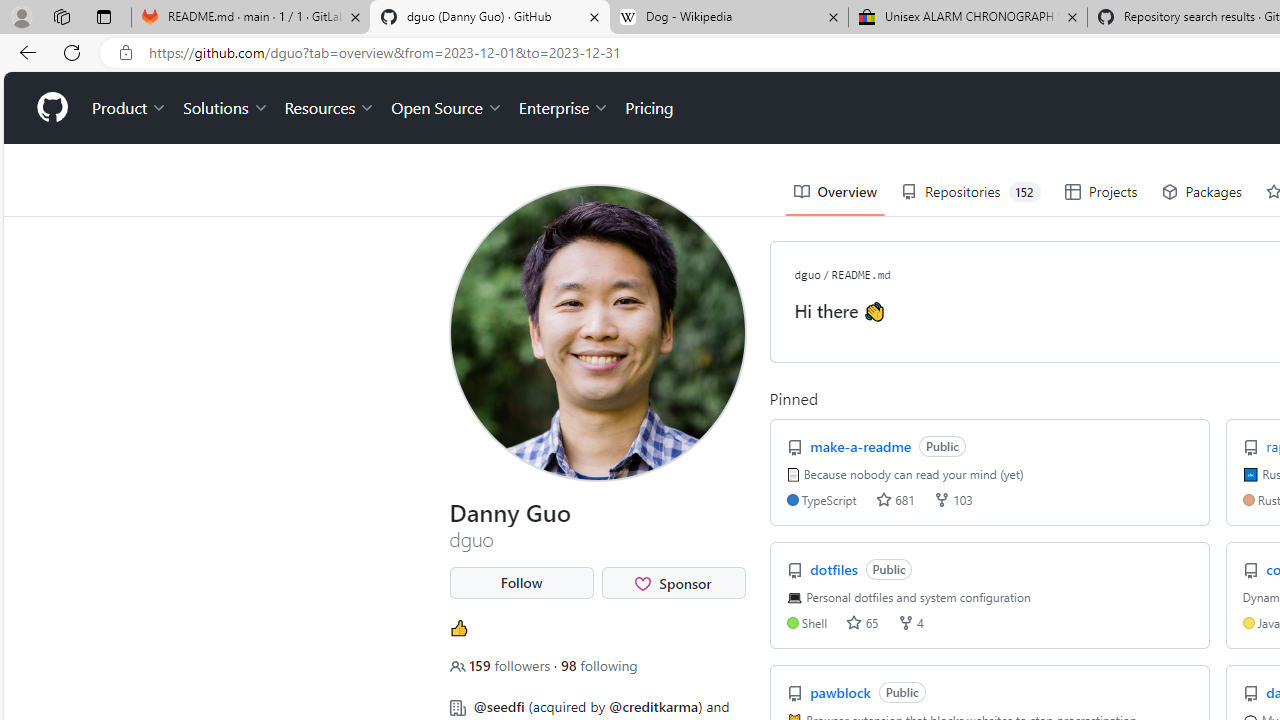 The height and width of the screenshot is (720, 1280). I want to click on 'Resources', so click(330, 108).